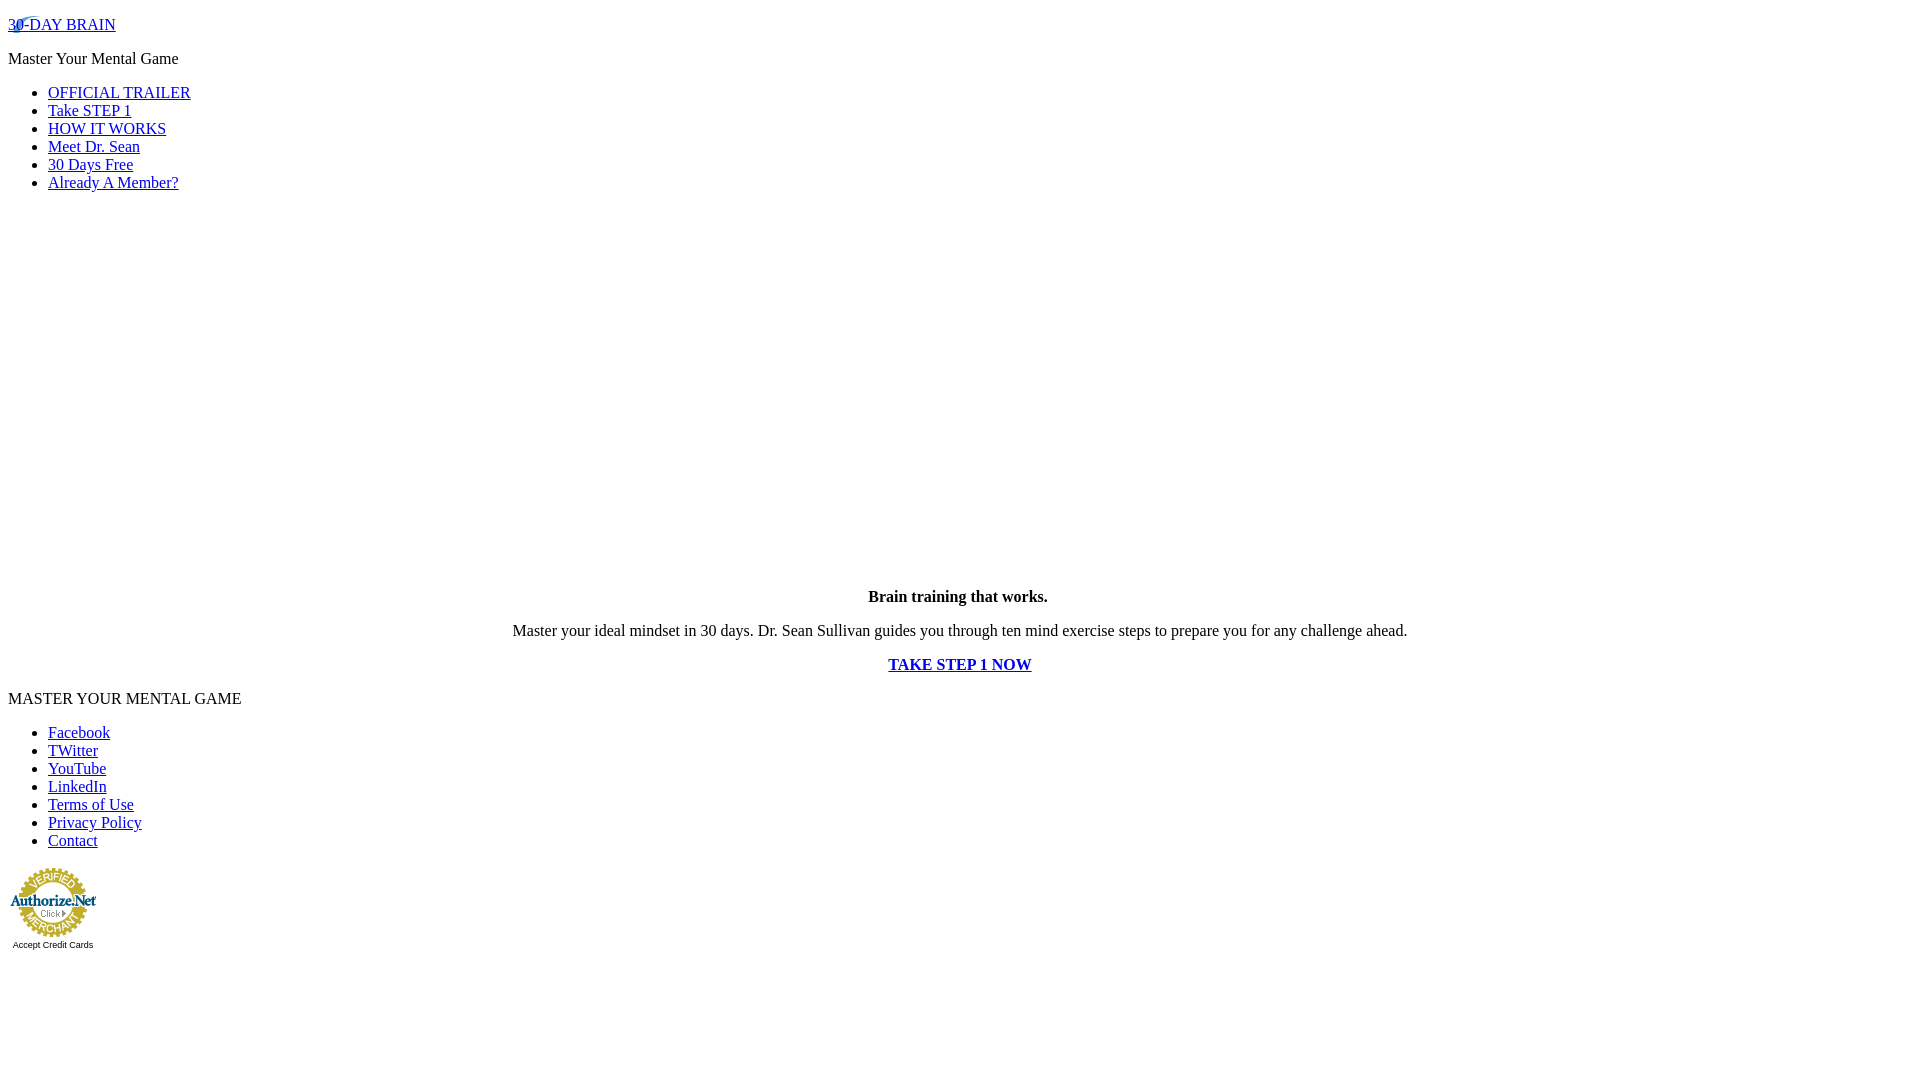 This screenshot has height=1080, width=1920. What do you see at coordinates (72, 750) in the screenshot?
I see `'TWitter'` at bounding box center [72, 750].